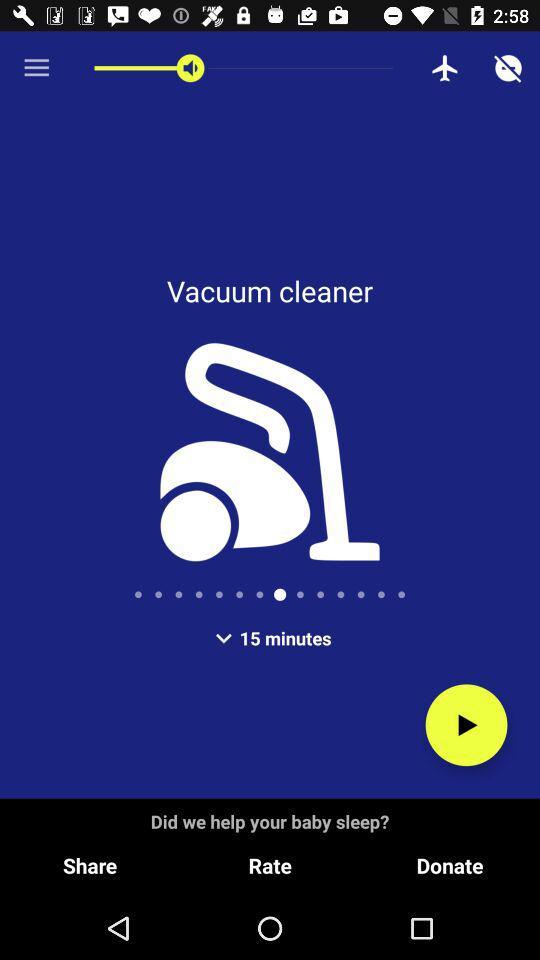 The width and height of the screenshot is (540, 960). Describe the element at coordinates (466, 724) in the screenshot. I see `vacuum cleaner` at that location.